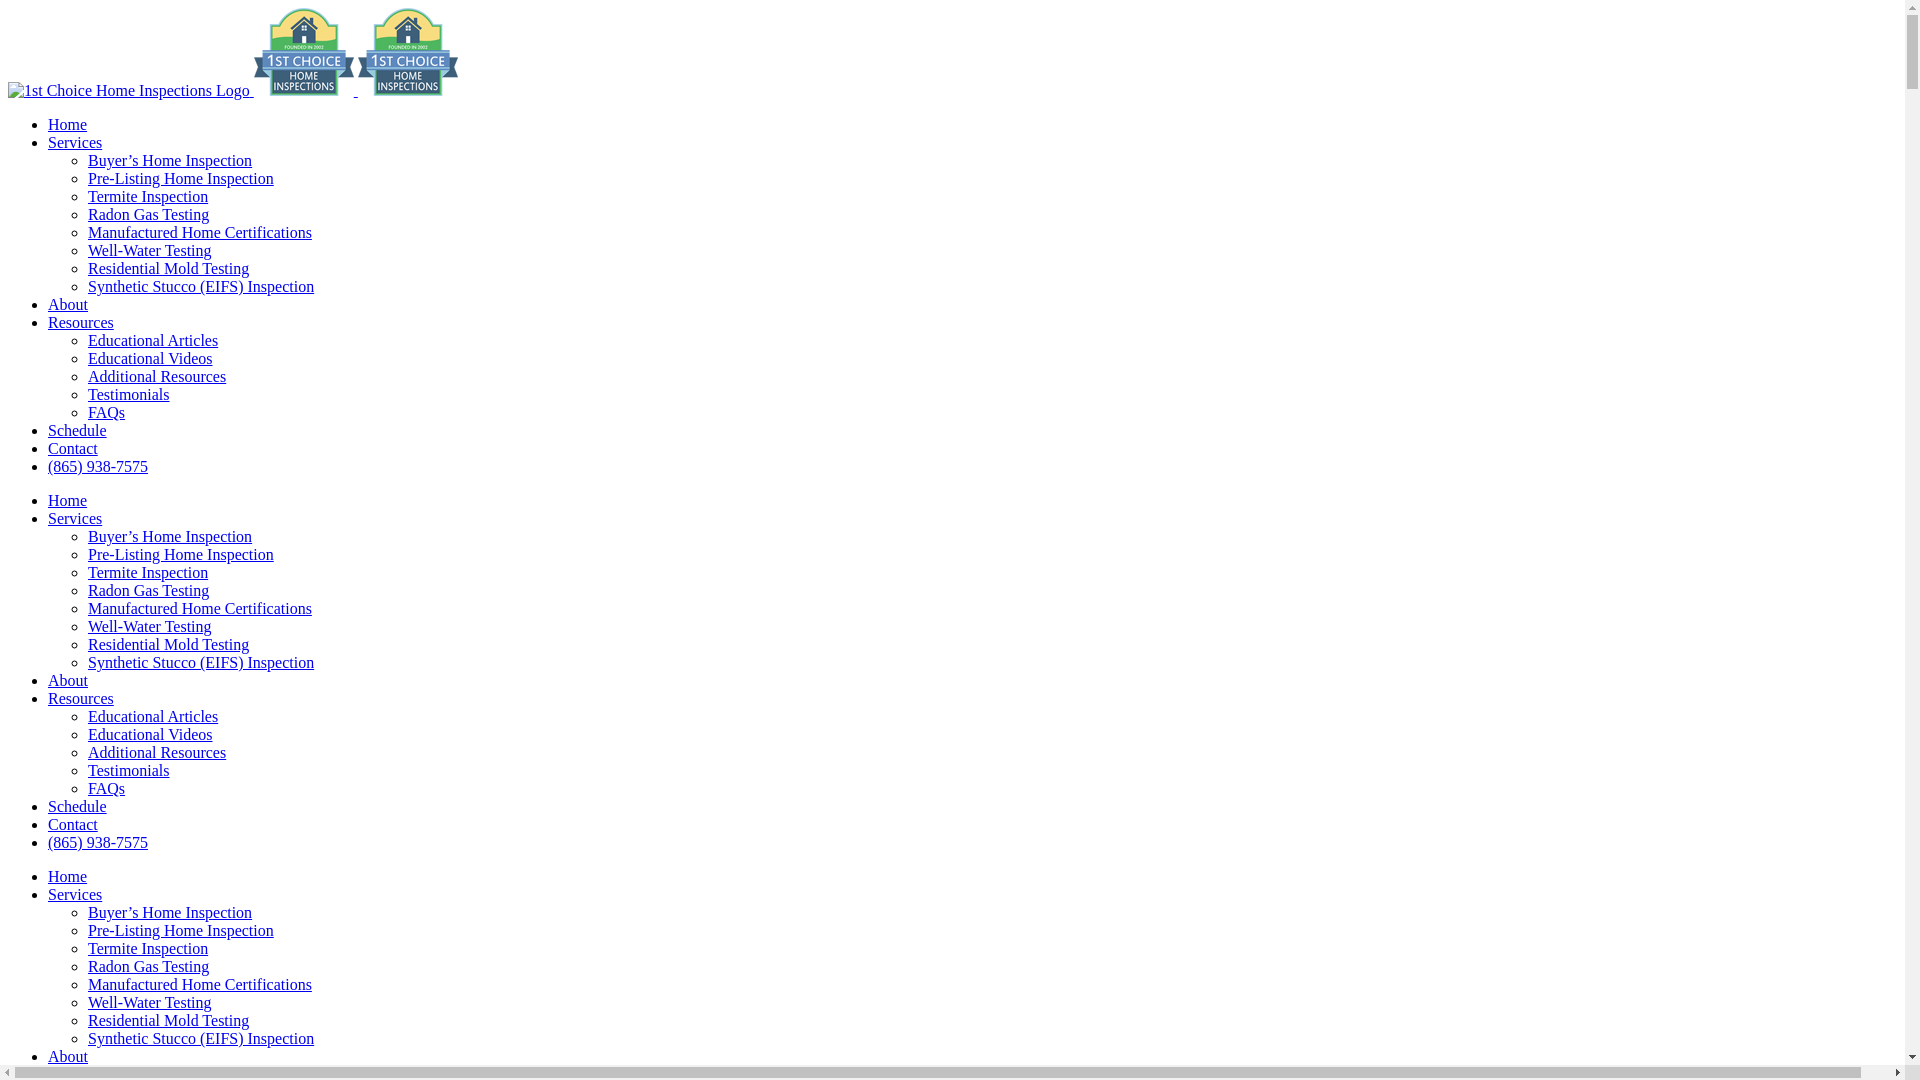 The width and height of the screenshot is (1920, 1080). Describe the element at coordinates (168, 644) in the screenshot. I see `'Residential Mold Testing'` at that location.